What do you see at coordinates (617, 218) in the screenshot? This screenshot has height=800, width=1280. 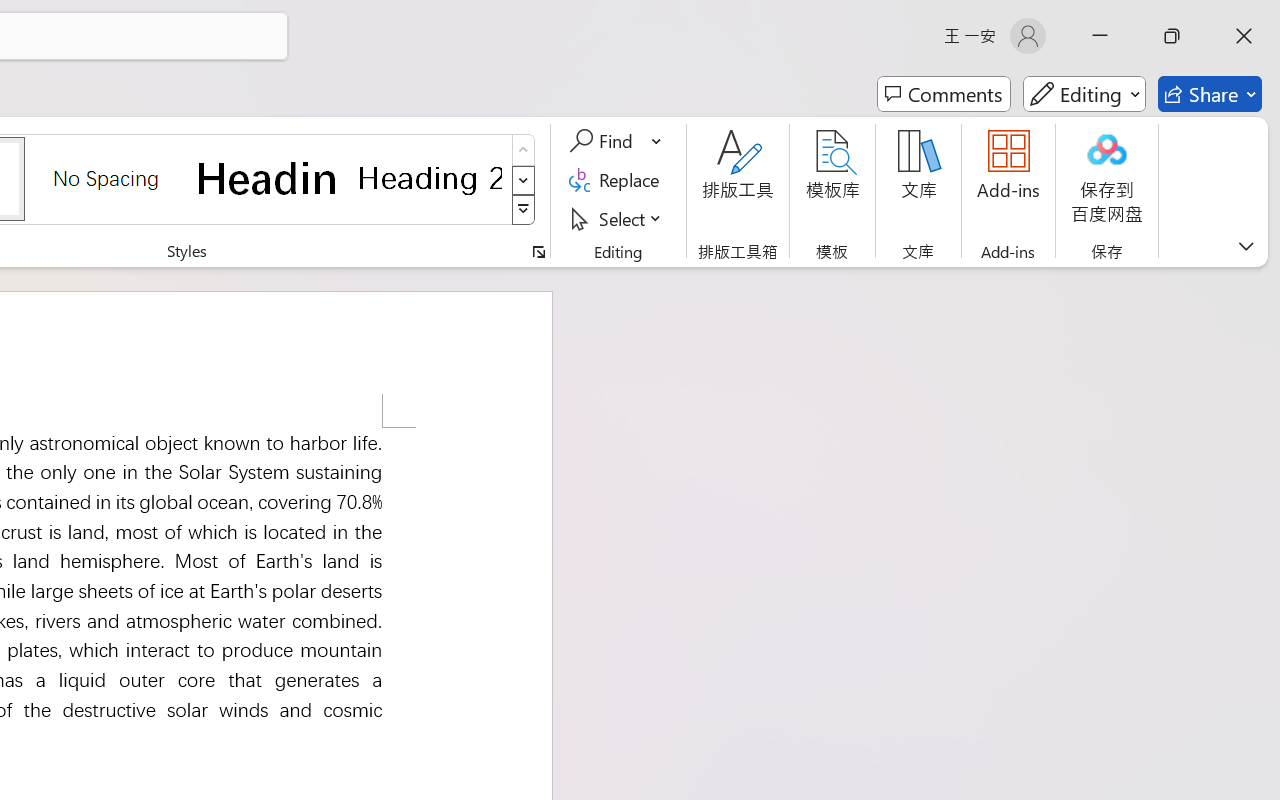 I see `'Select'` at bounding box center [617, 218].